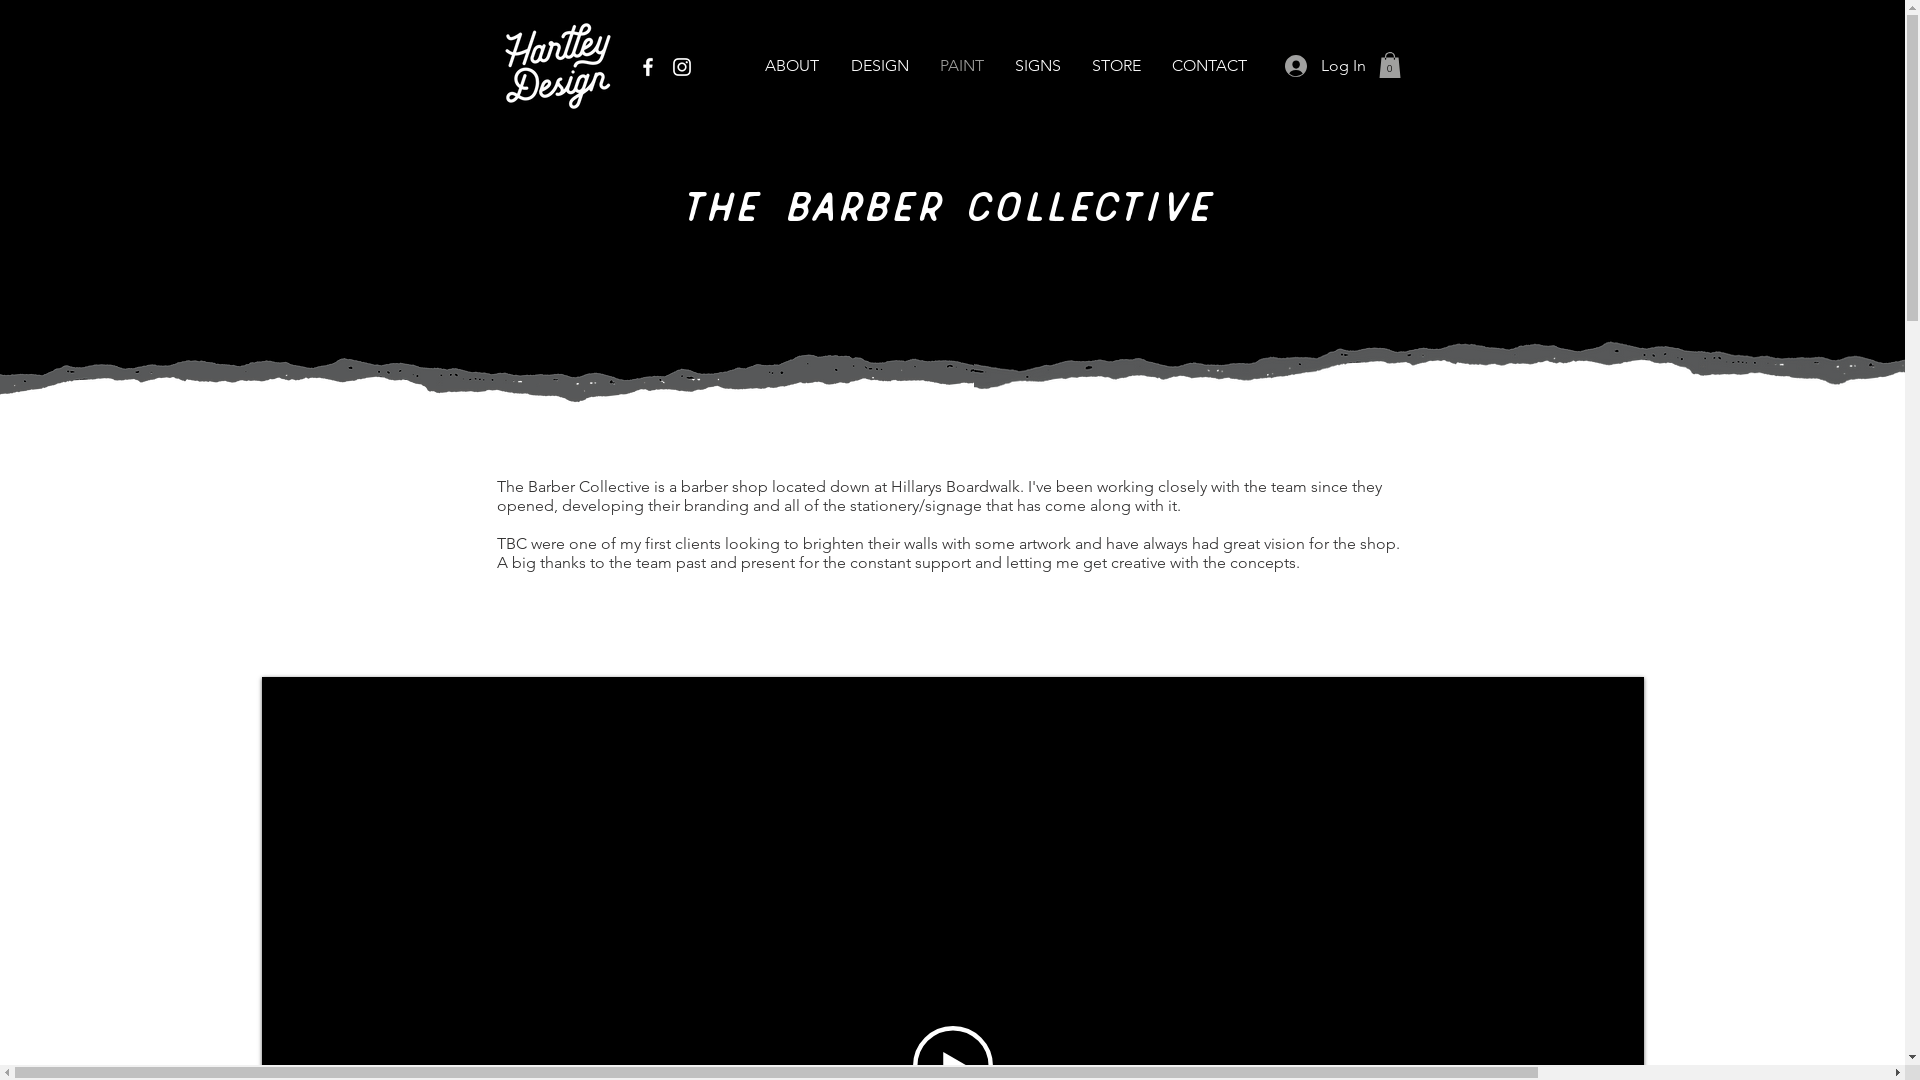 This screenshot has width=1920, height=1080. Describe the element at coordinates (747, 64) in the screenshot. I see `'ABOUT'` at that location.